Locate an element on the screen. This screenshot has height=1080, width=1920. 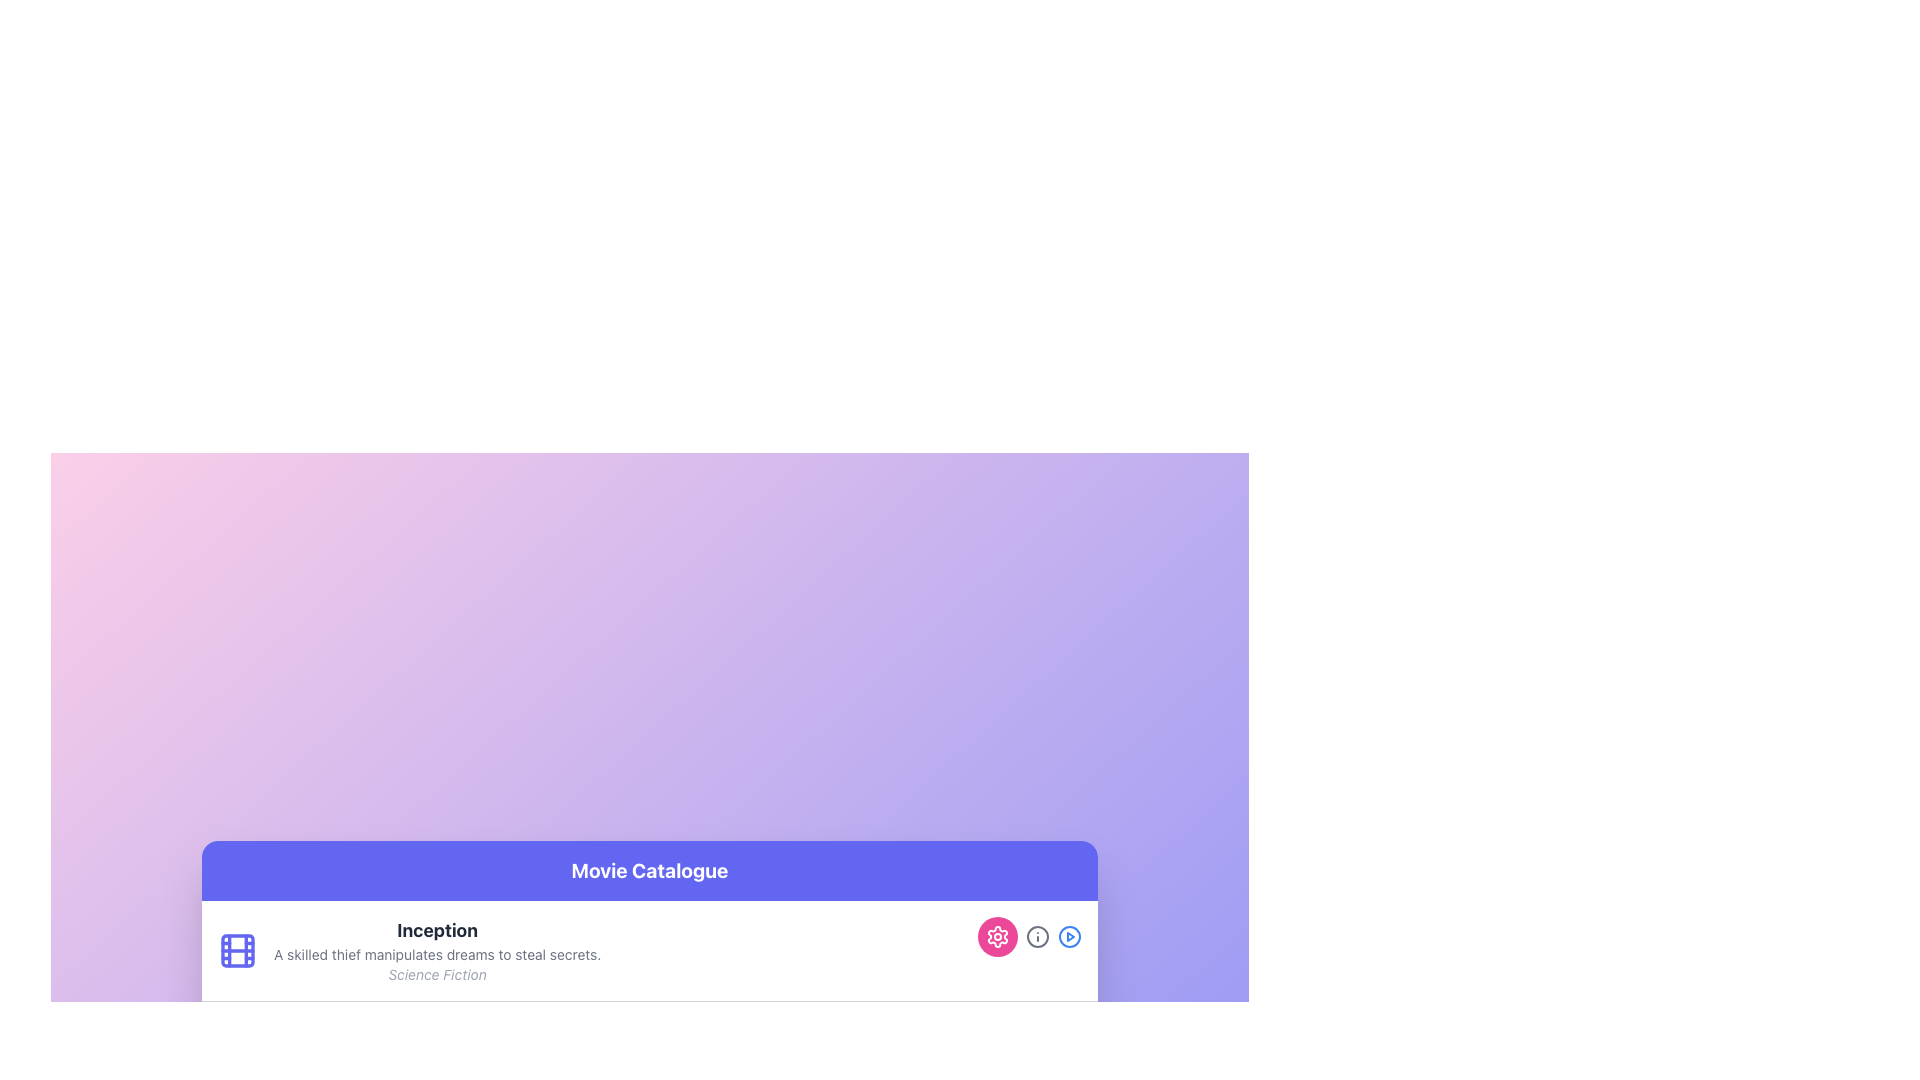
text block displaying the movie title 'Inception', its description, and genre, which is located beneath the 'Movie Catalogue' header and aligned to the right of the film icon is located at coordinates (436, 949).